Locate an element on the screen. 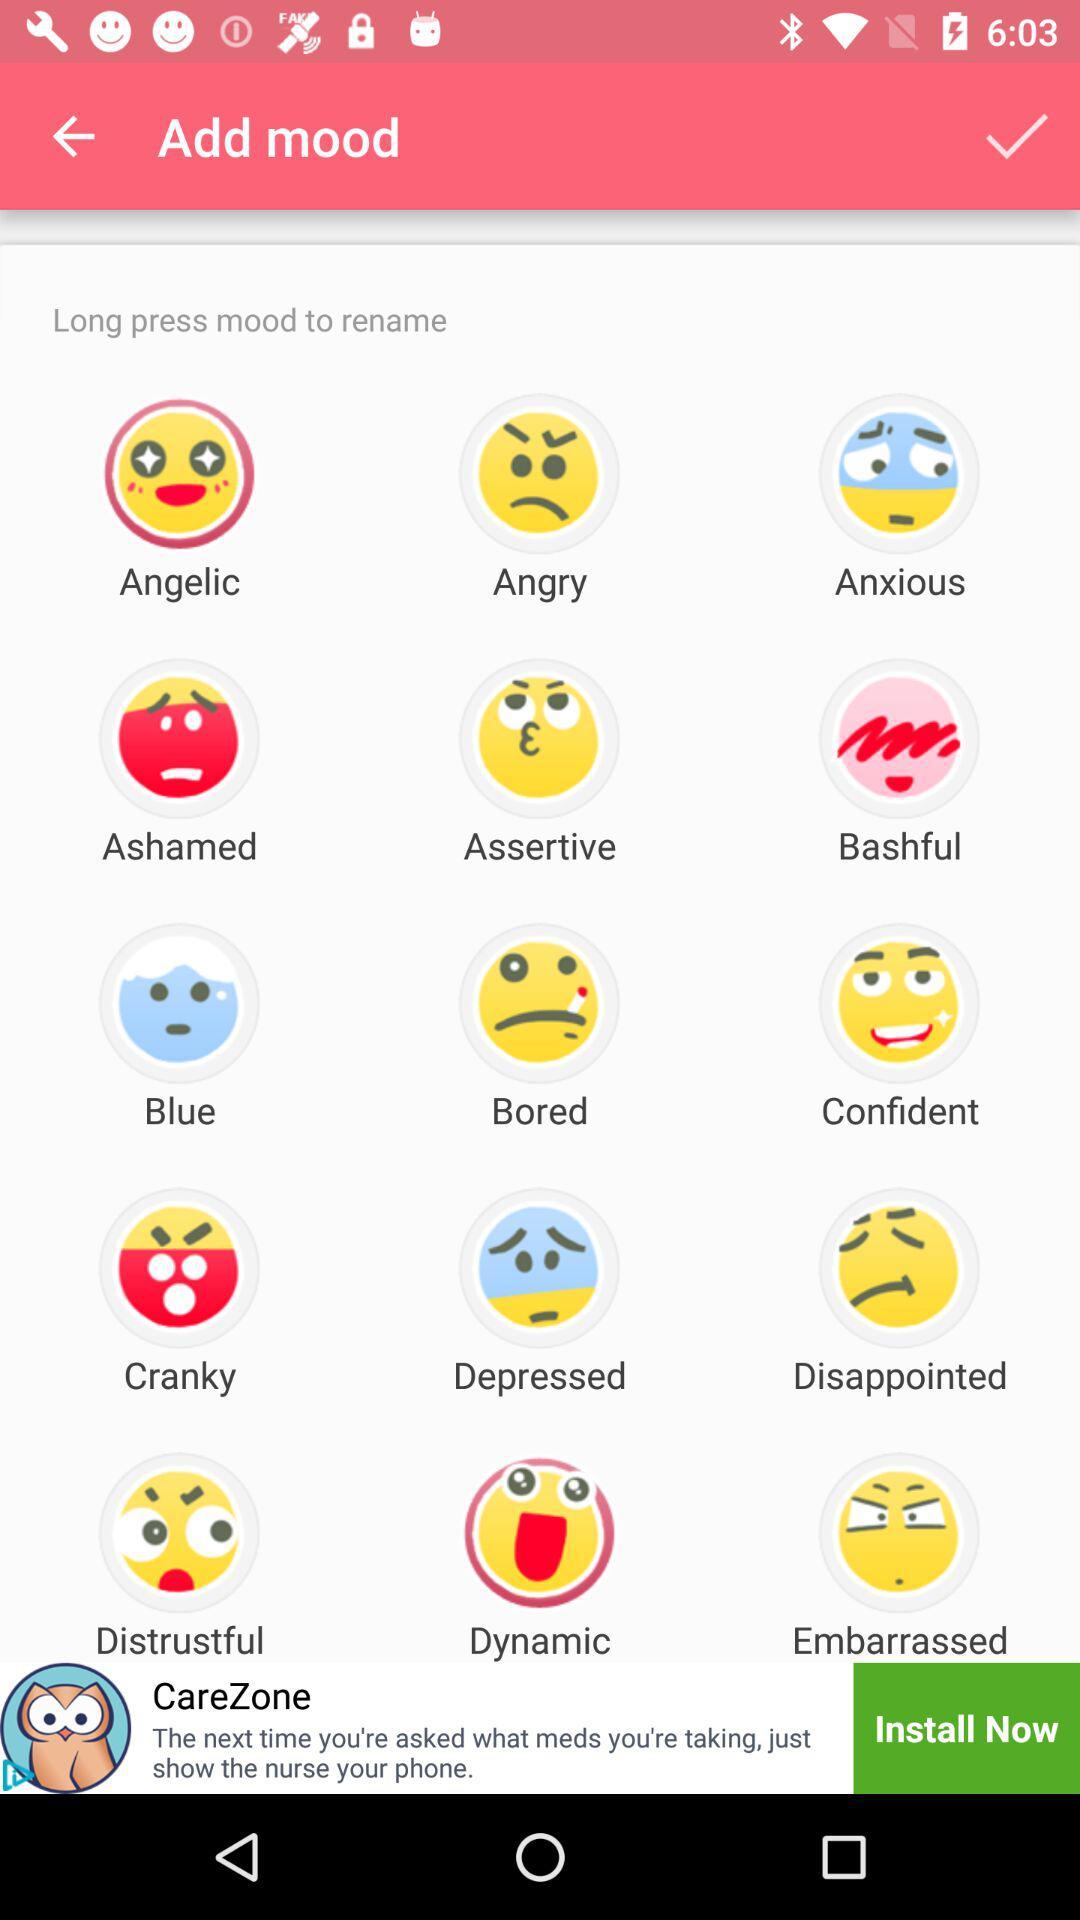  item next to add mood icon is located at coordinates (72, 135).